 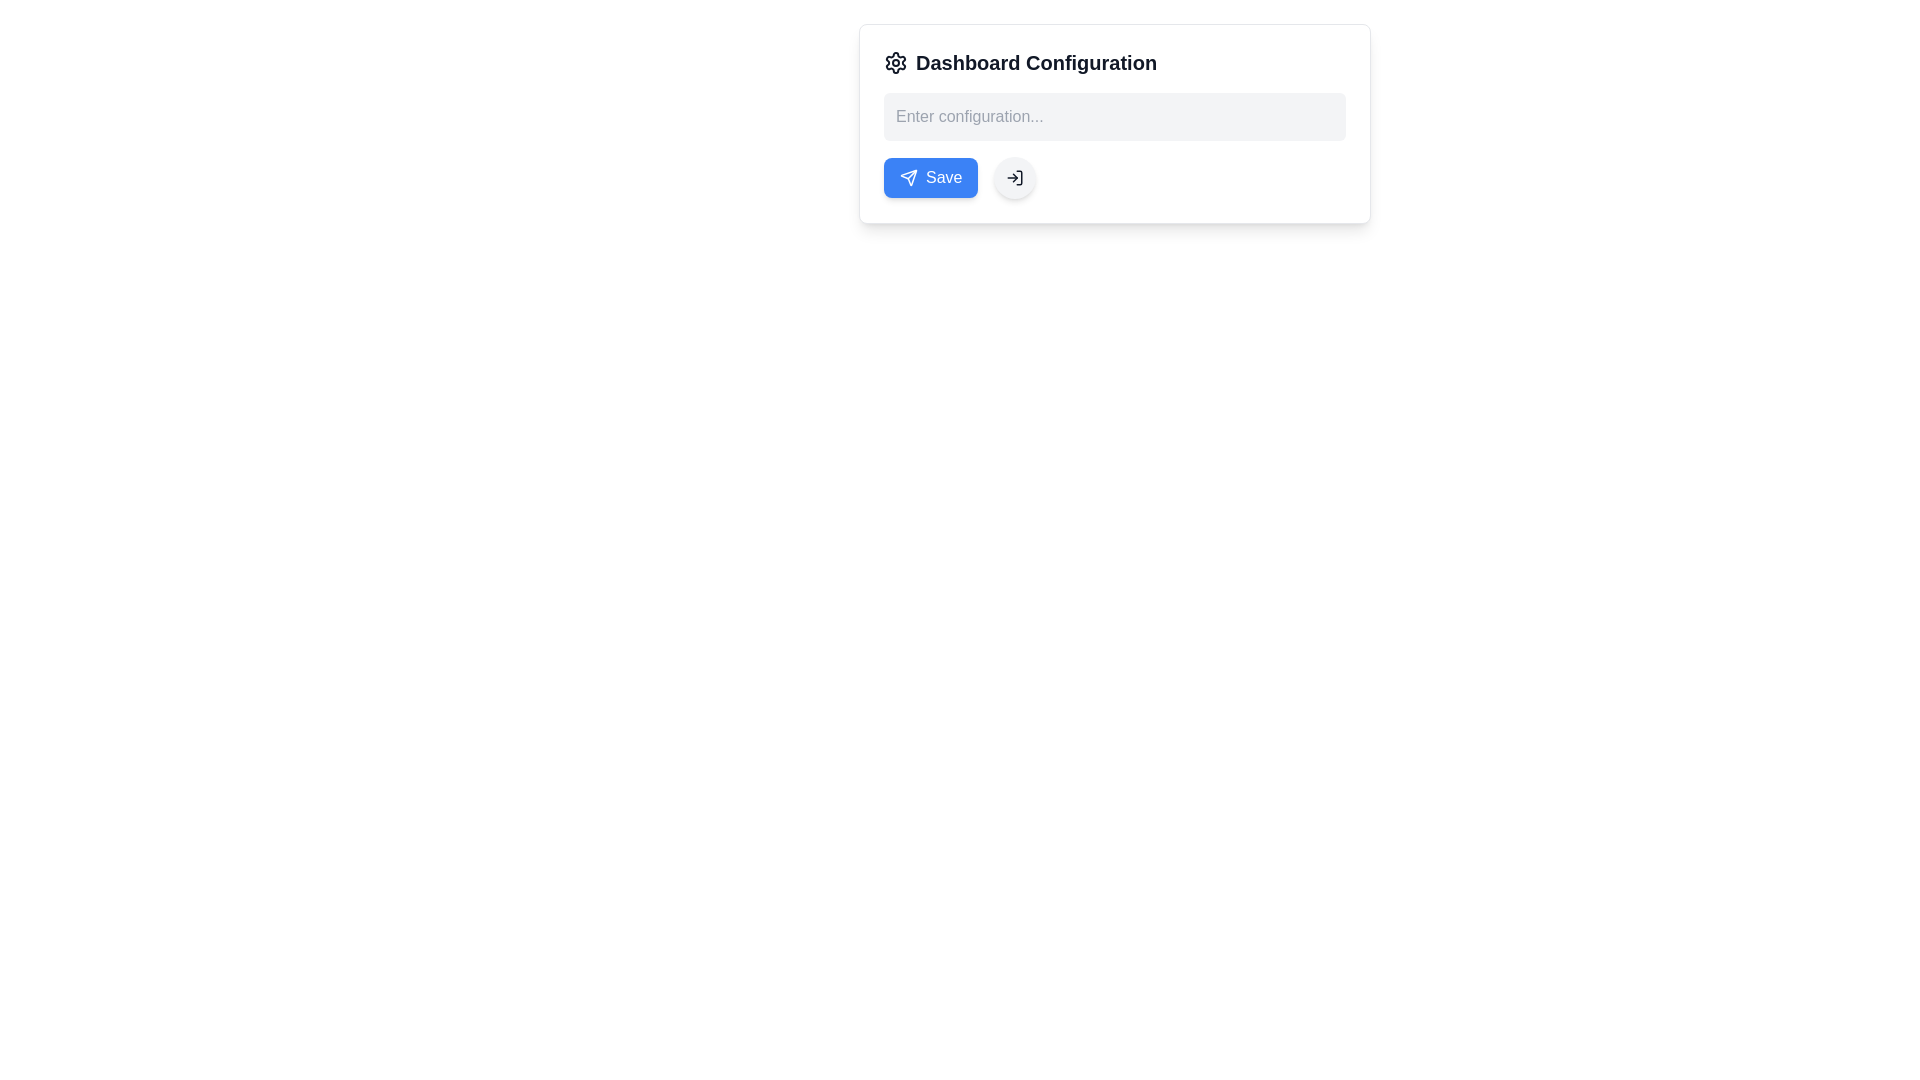 What do you see at coordinates (1113, 61) in the screenshot?
I see `the Text Label that serves as a descriptive heading for the dashboard configuration interface, located at the top center within a white box area` at bounding box center [1113, 61].